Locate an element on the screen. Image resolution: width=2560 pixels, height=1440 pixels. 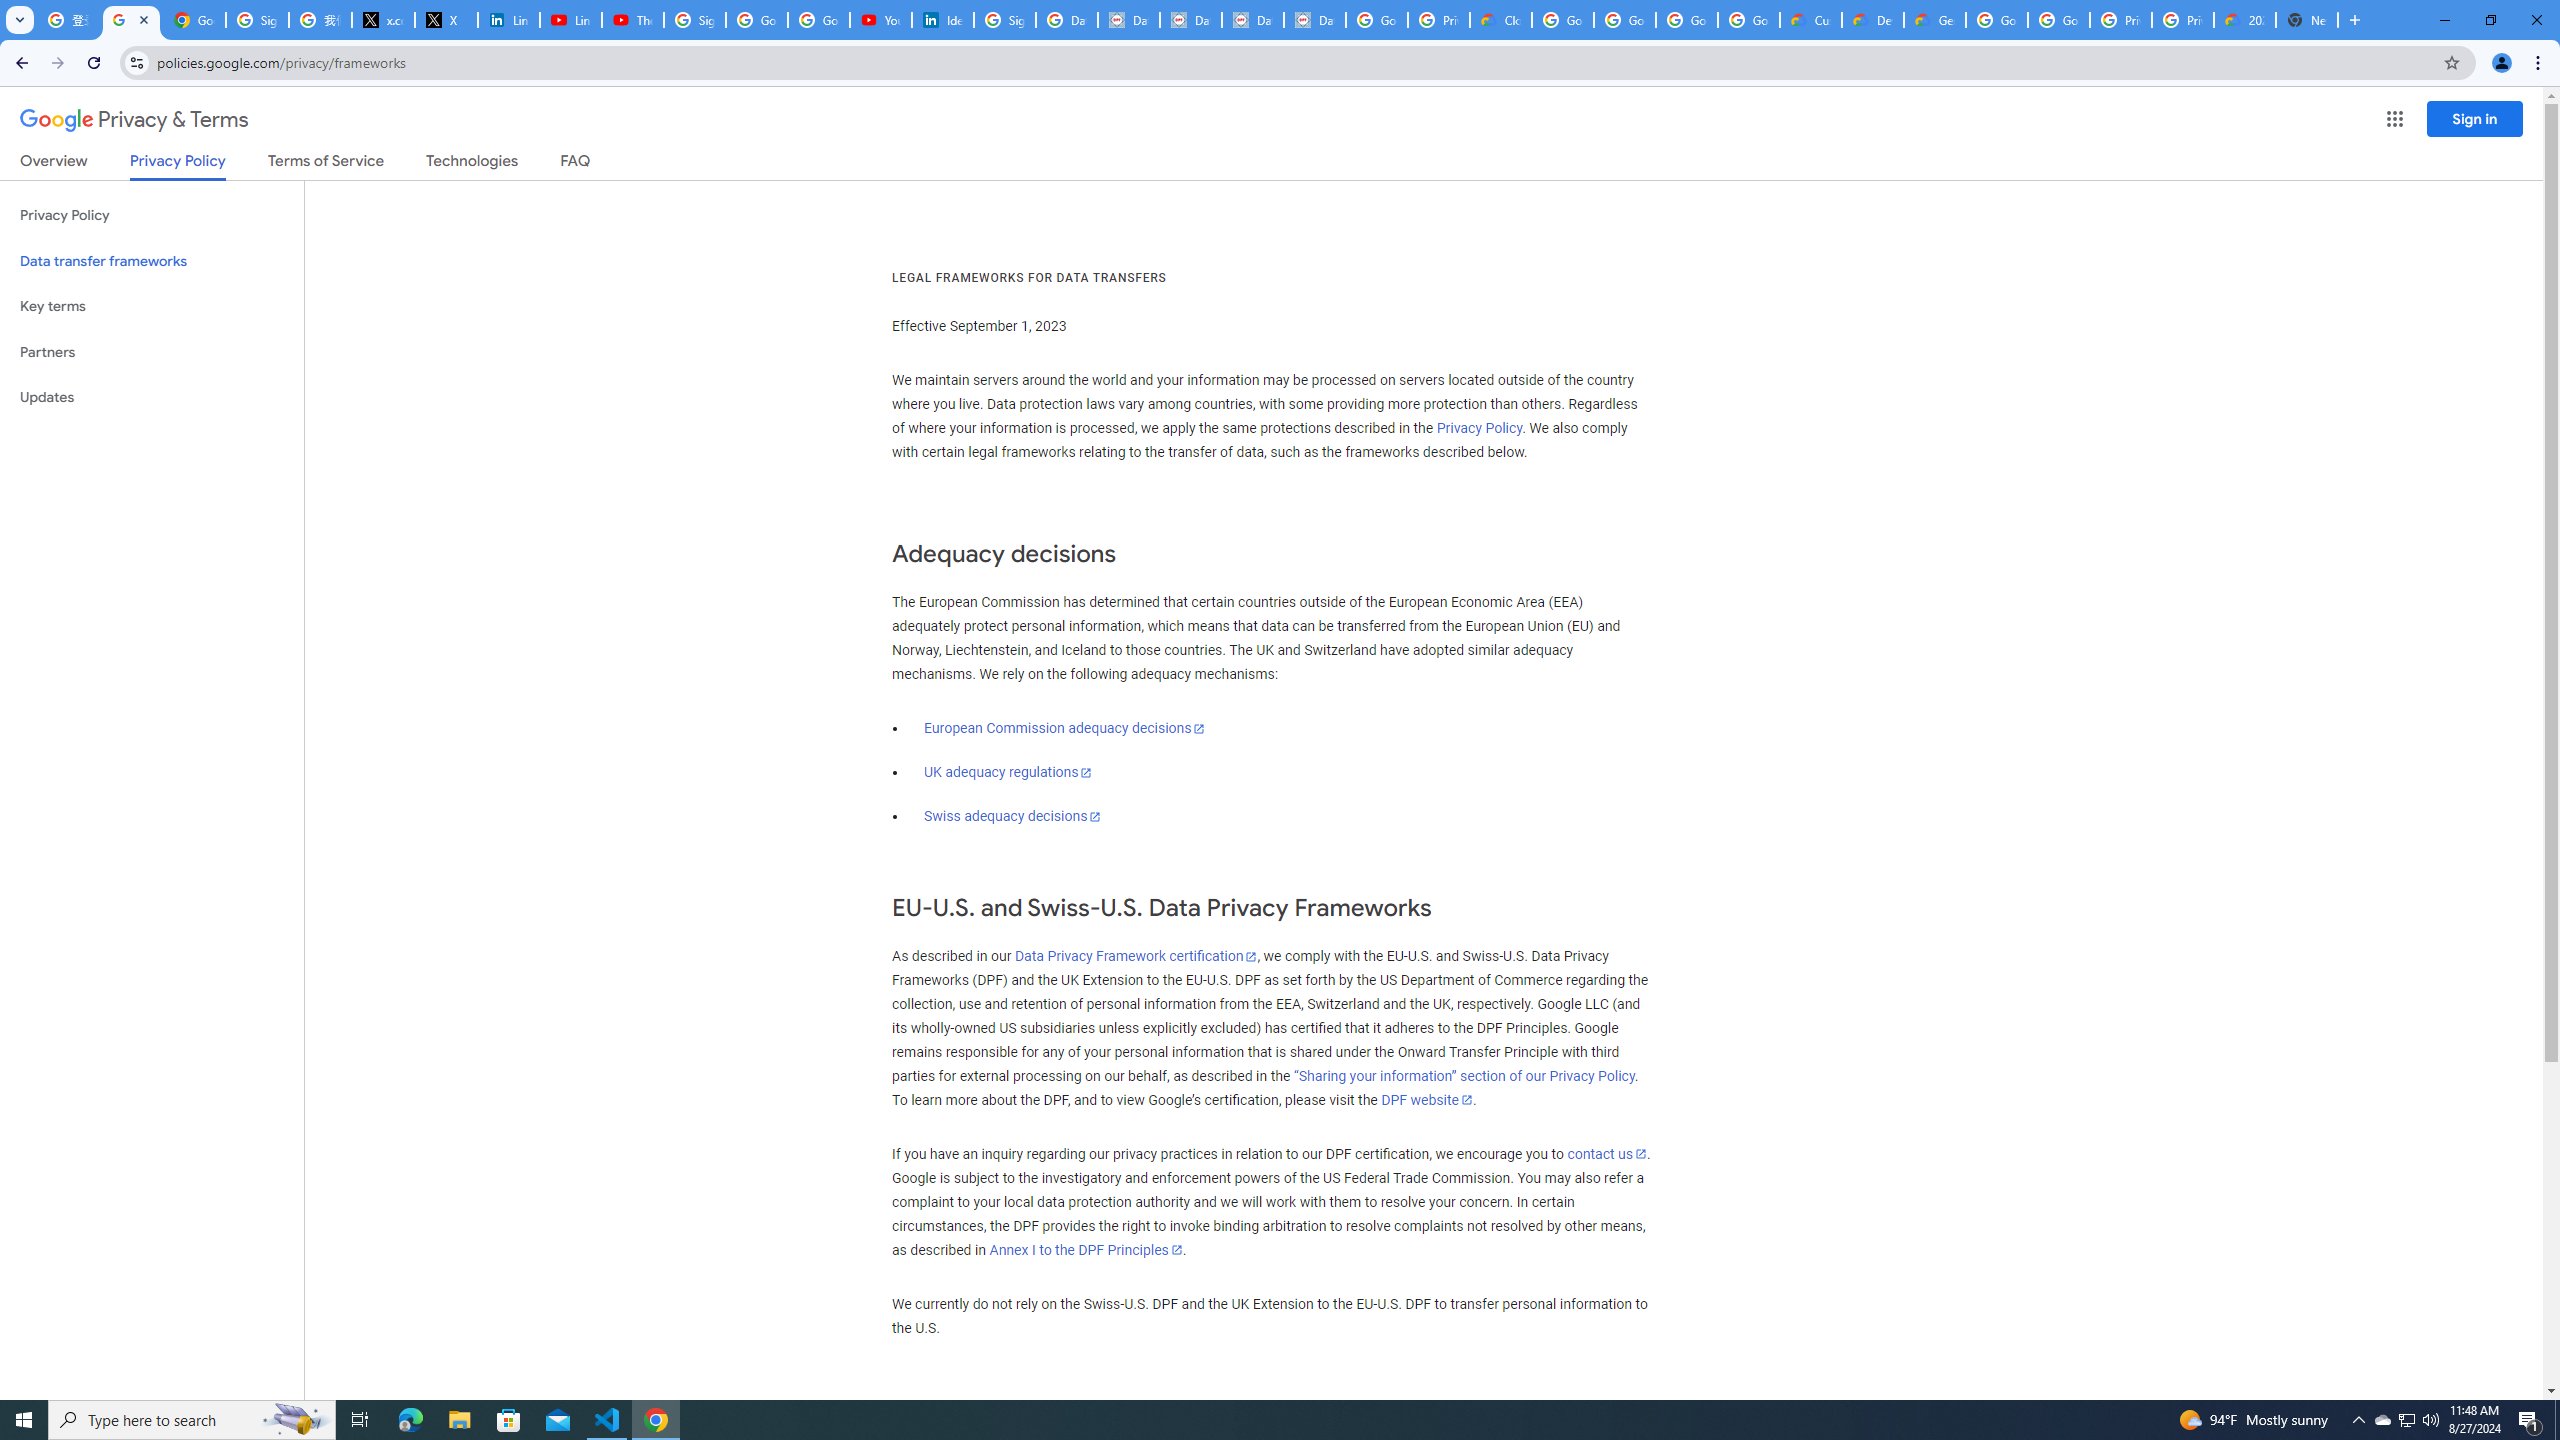
'X' is located at coordinates (445, 19).